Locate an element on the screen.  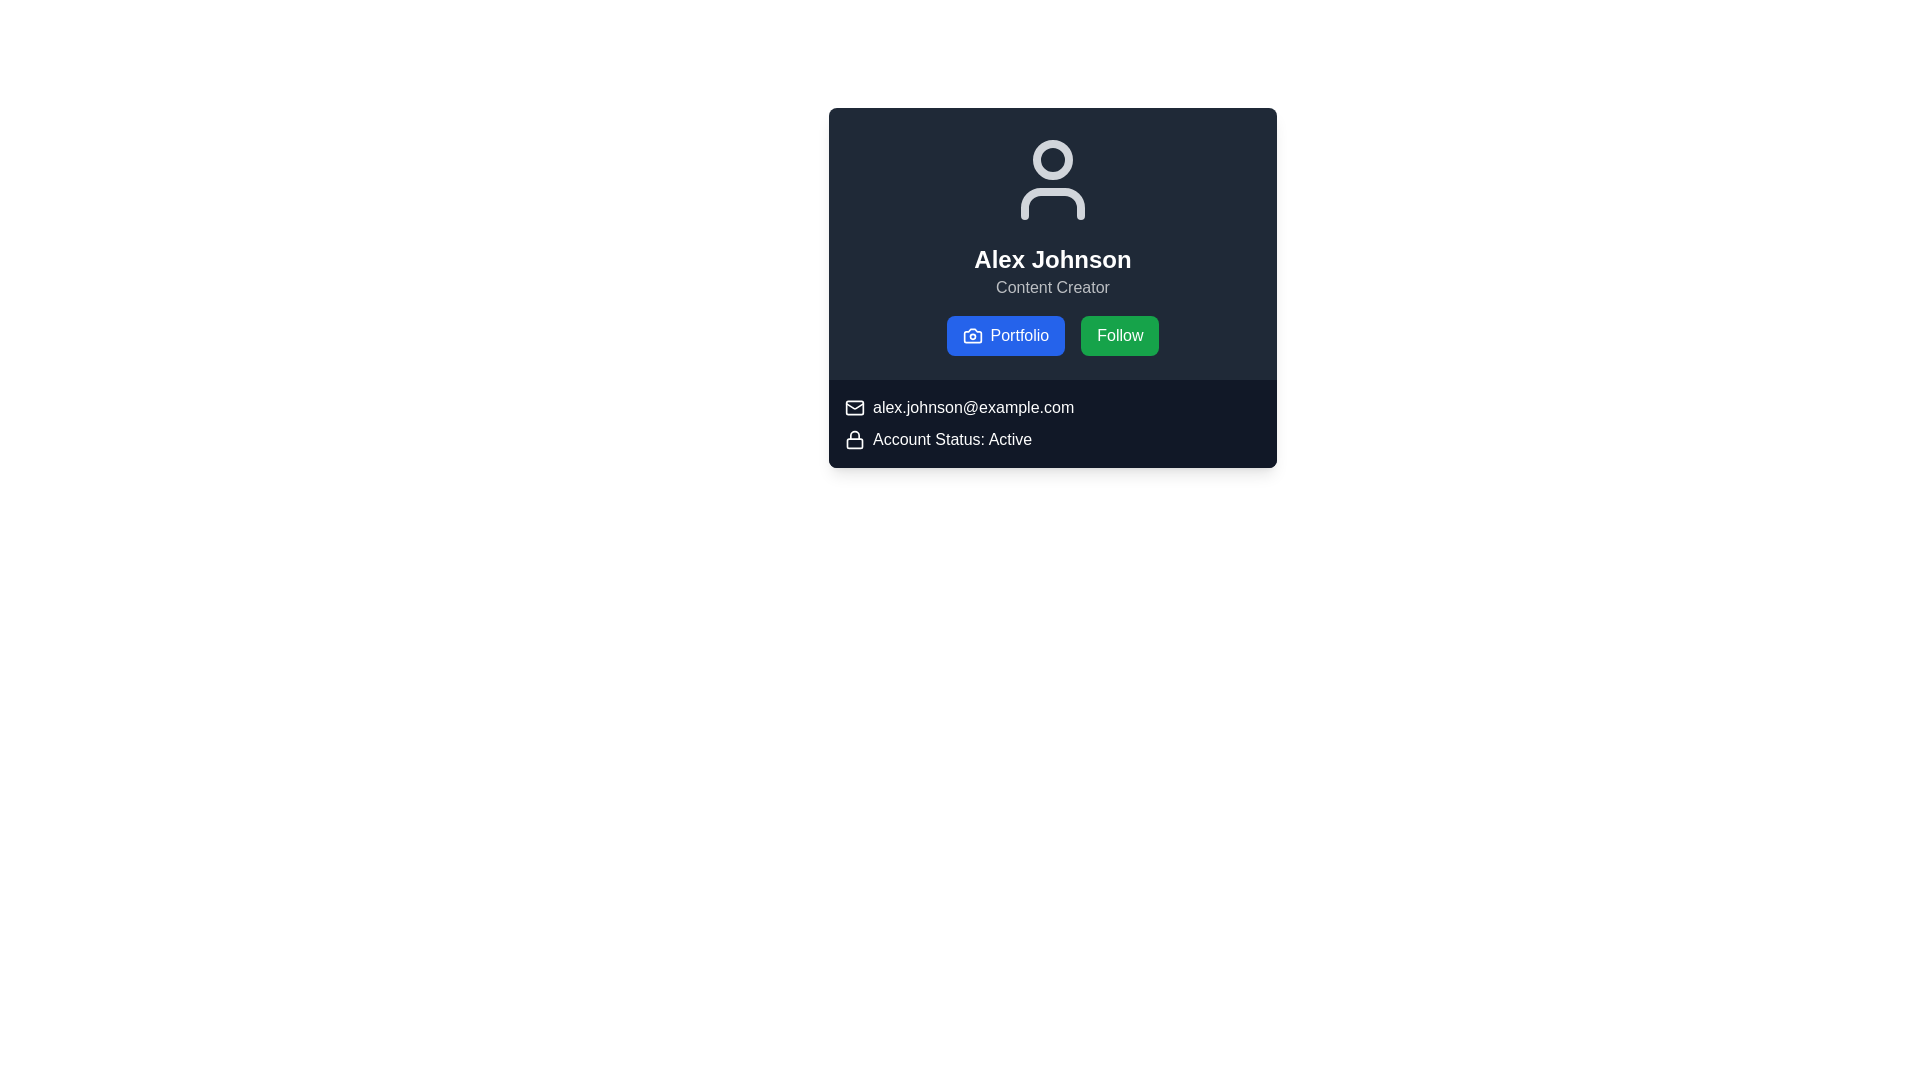
the lock icon that signifies security, located in the bottom-left section of the user card interface, before the 'Account Status: Active' text is located at coordinates (854, 438).